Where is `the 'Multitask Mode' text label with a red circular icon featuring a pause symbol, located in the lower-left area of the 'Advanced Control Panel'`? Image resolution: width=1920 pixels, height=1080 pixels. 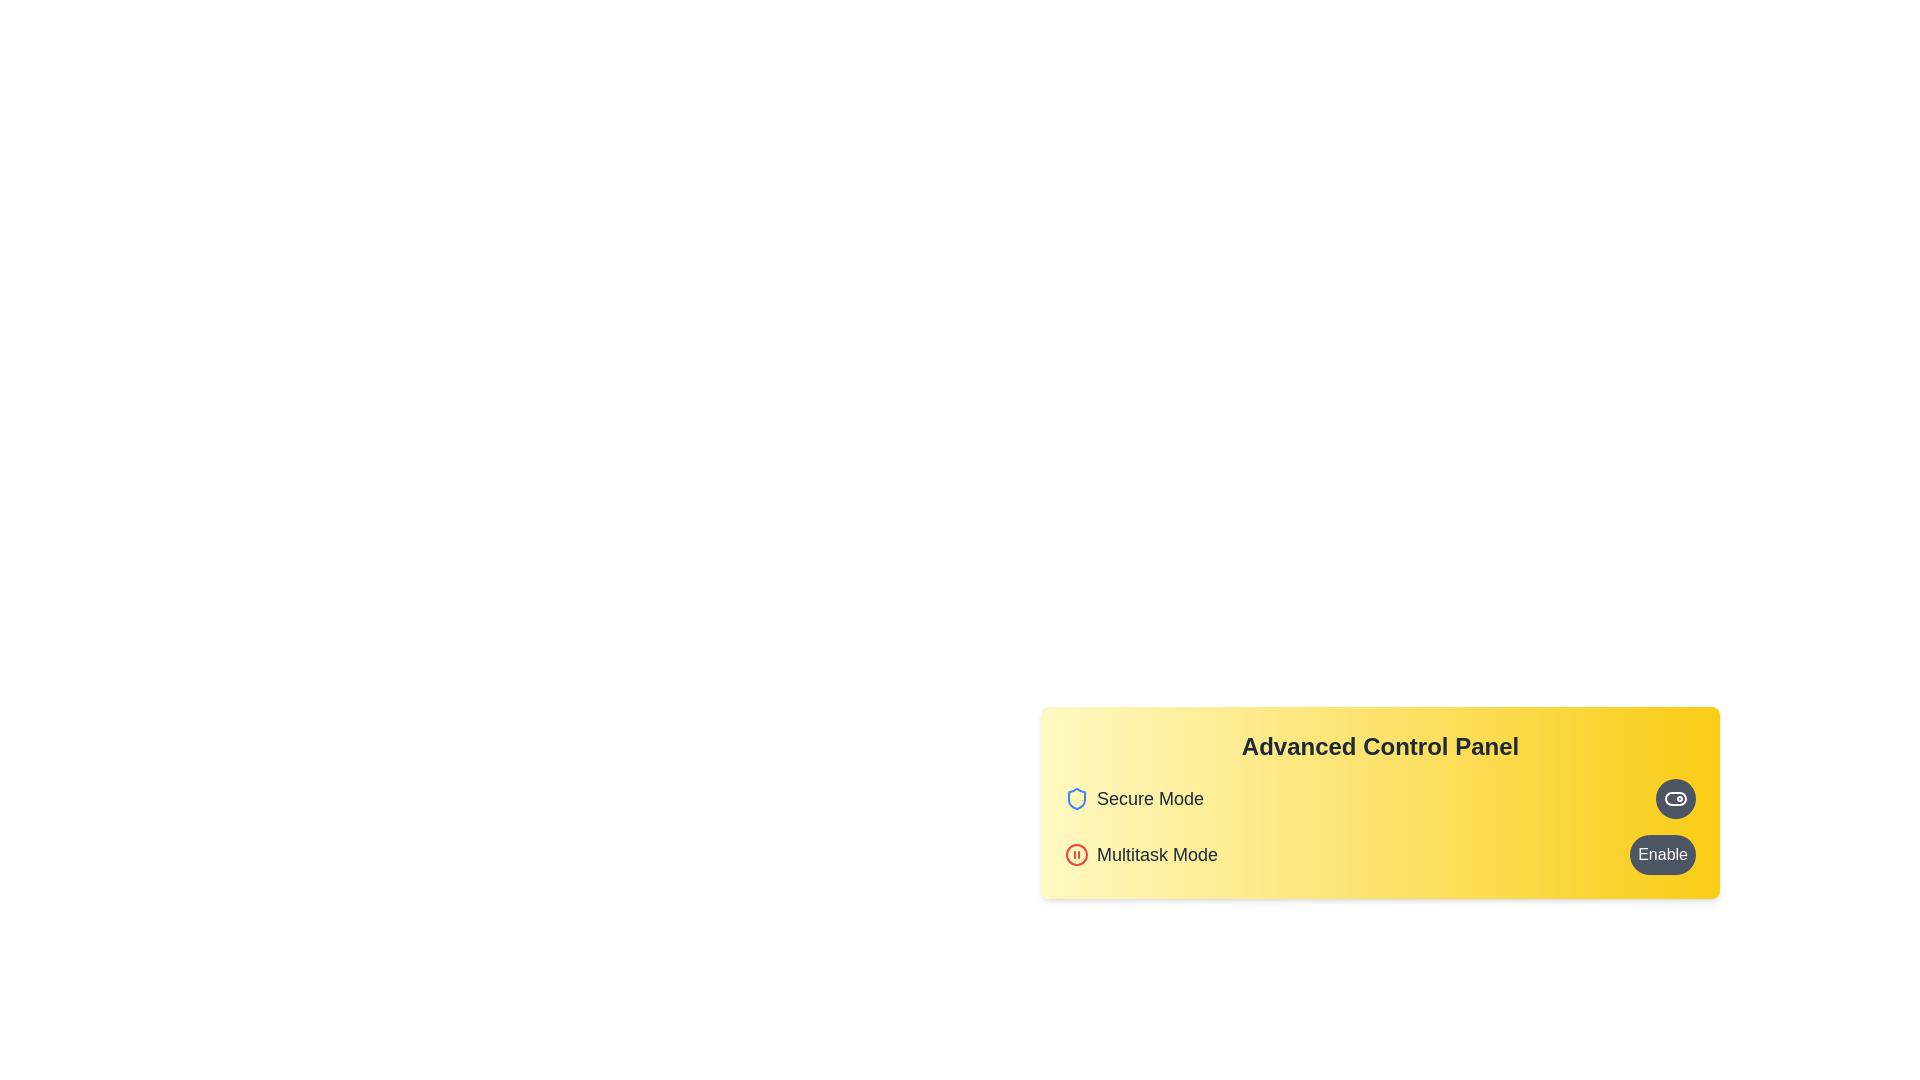 the 'Multitask Mode' text label with a red circular icon featuring a pause symbol, located in the lower-left area of the 'Advanced Control Panel' is located at coordinates (1141, 855).